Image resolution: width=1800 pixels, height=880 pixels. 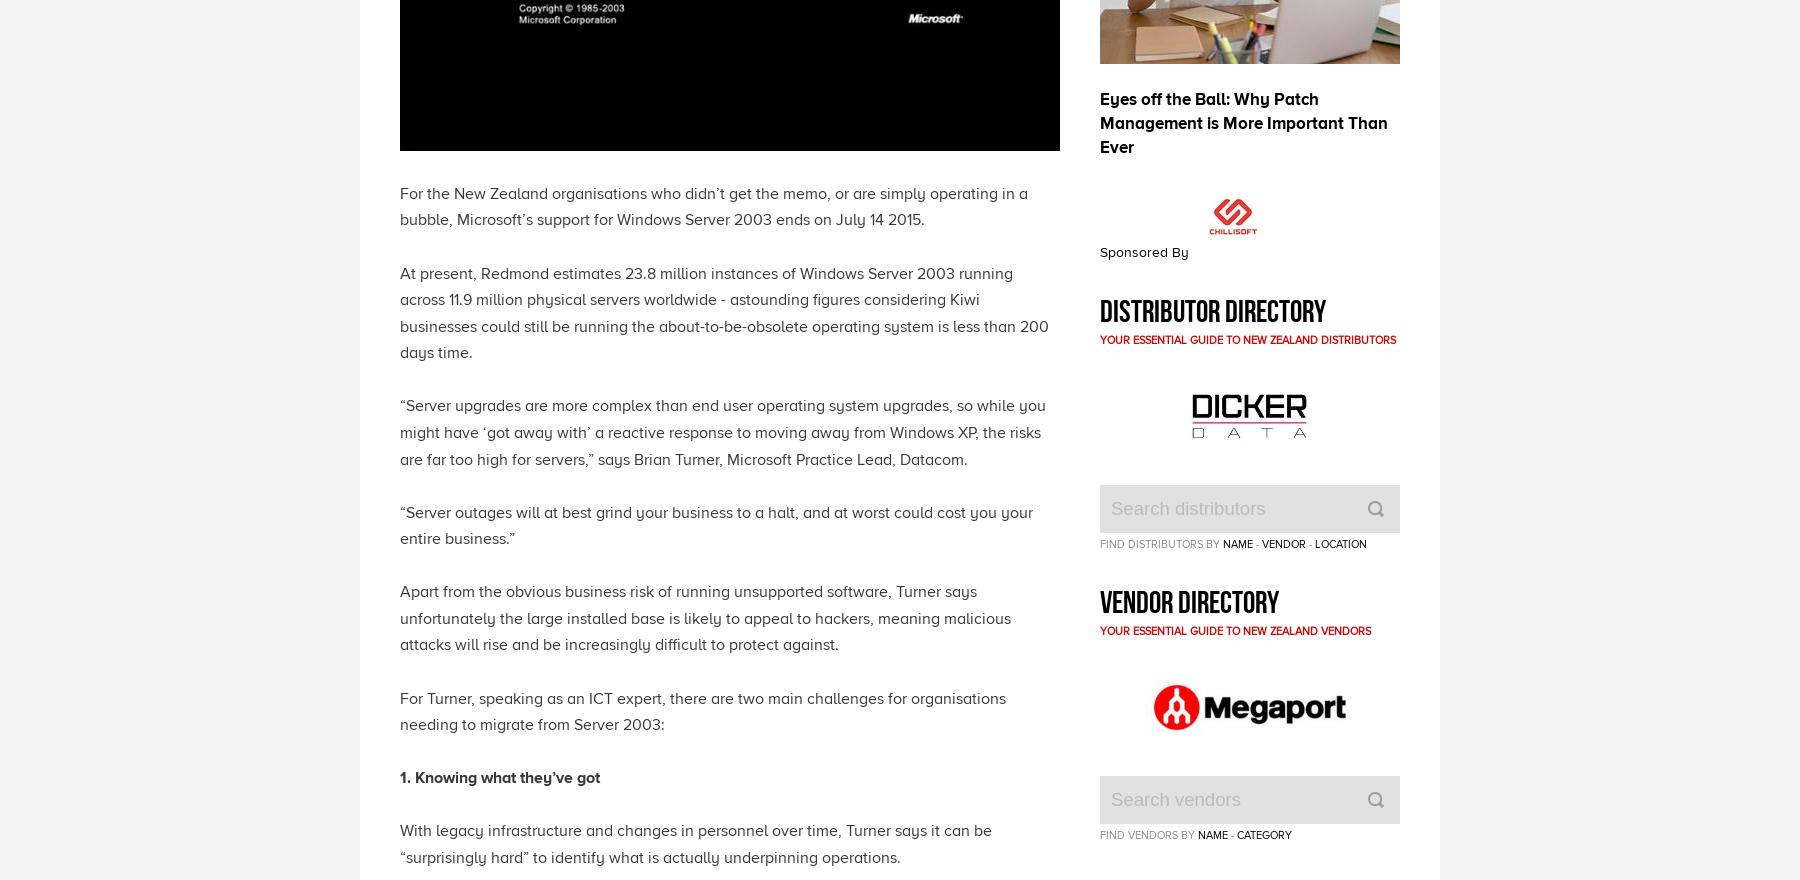 I want to click on 'At present, Redmond estimates 23.8 million instances of Windows Server 2003 running across 11.9 million physical servers worldwide - astounding figures considering Kiwi businesses could still be running the about-to-be-obsolete operating system is less than 200 days time.', so click(x=723, y=312).